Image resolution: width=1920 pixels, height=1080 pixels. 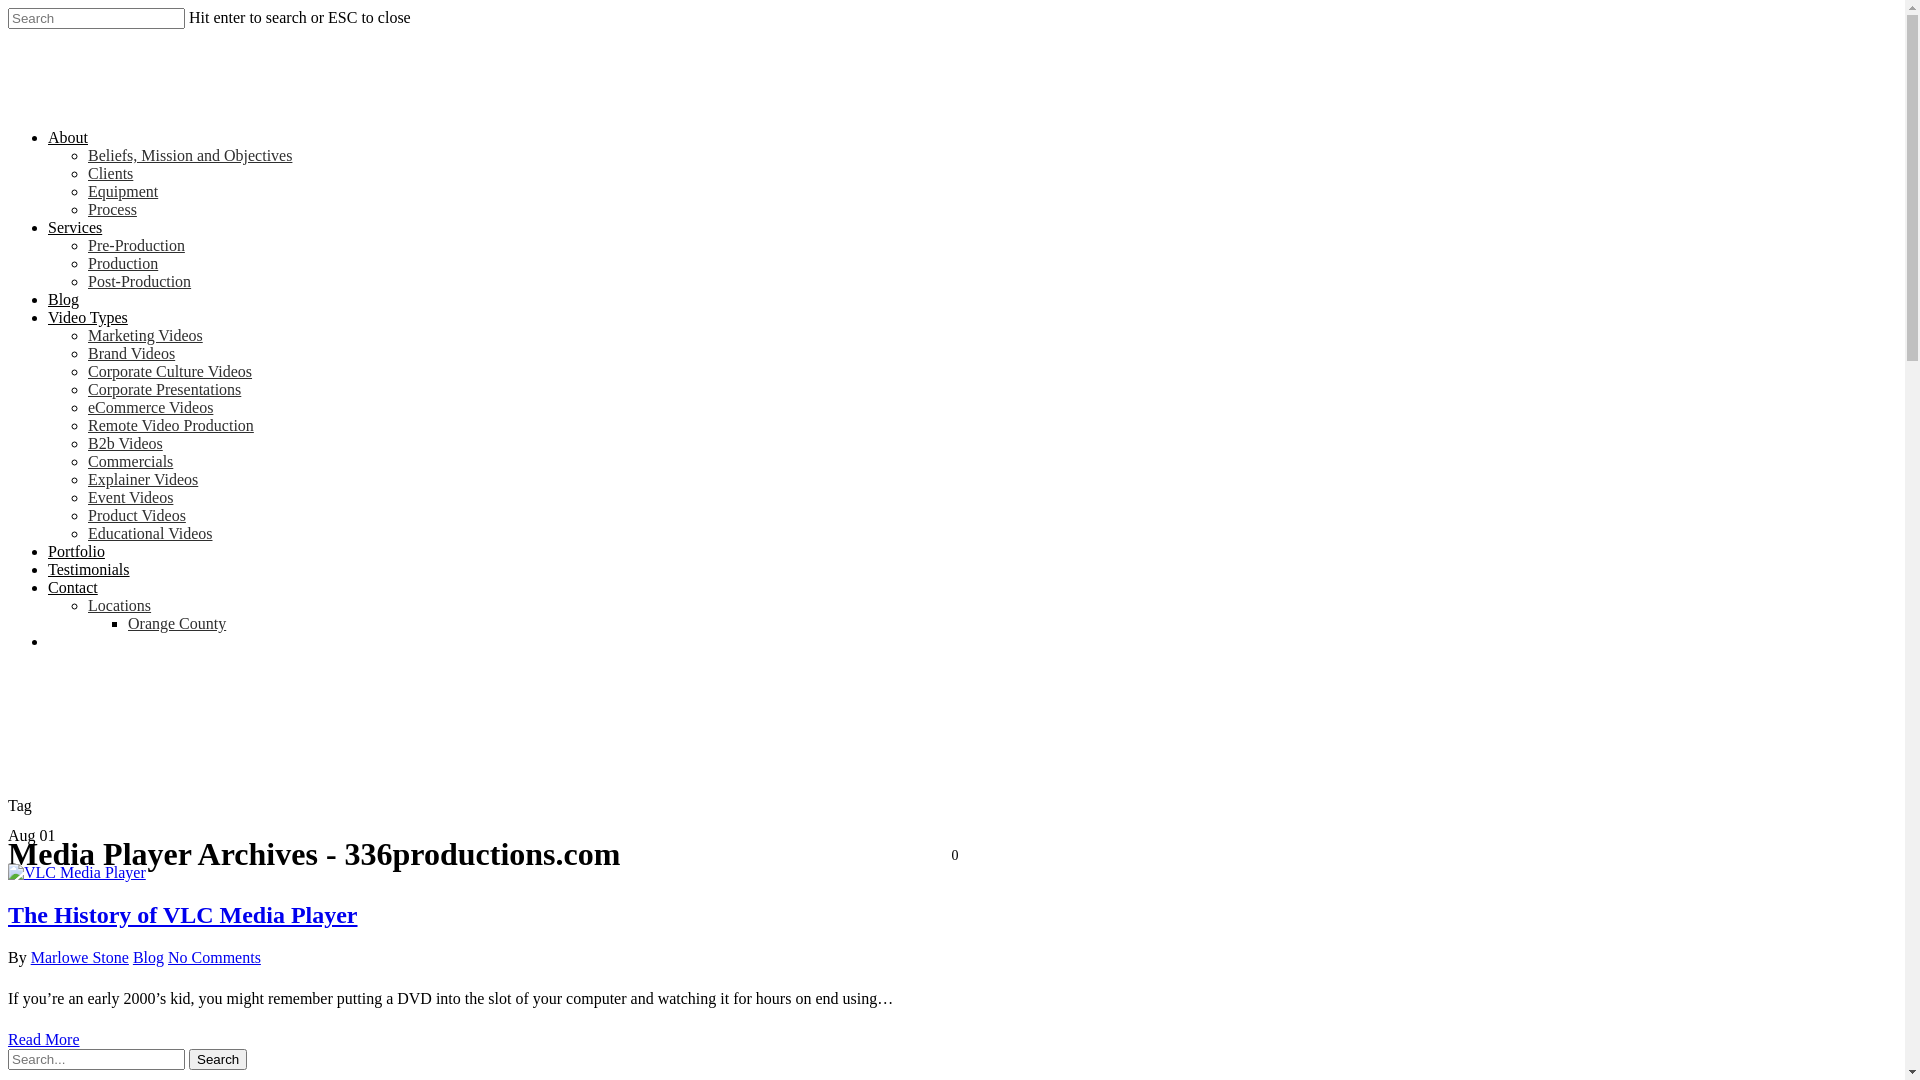 What do you see at coordinates (130, 352) in the screenshot?
I see `'Brand Videos'` at bounding box center [130, 352].